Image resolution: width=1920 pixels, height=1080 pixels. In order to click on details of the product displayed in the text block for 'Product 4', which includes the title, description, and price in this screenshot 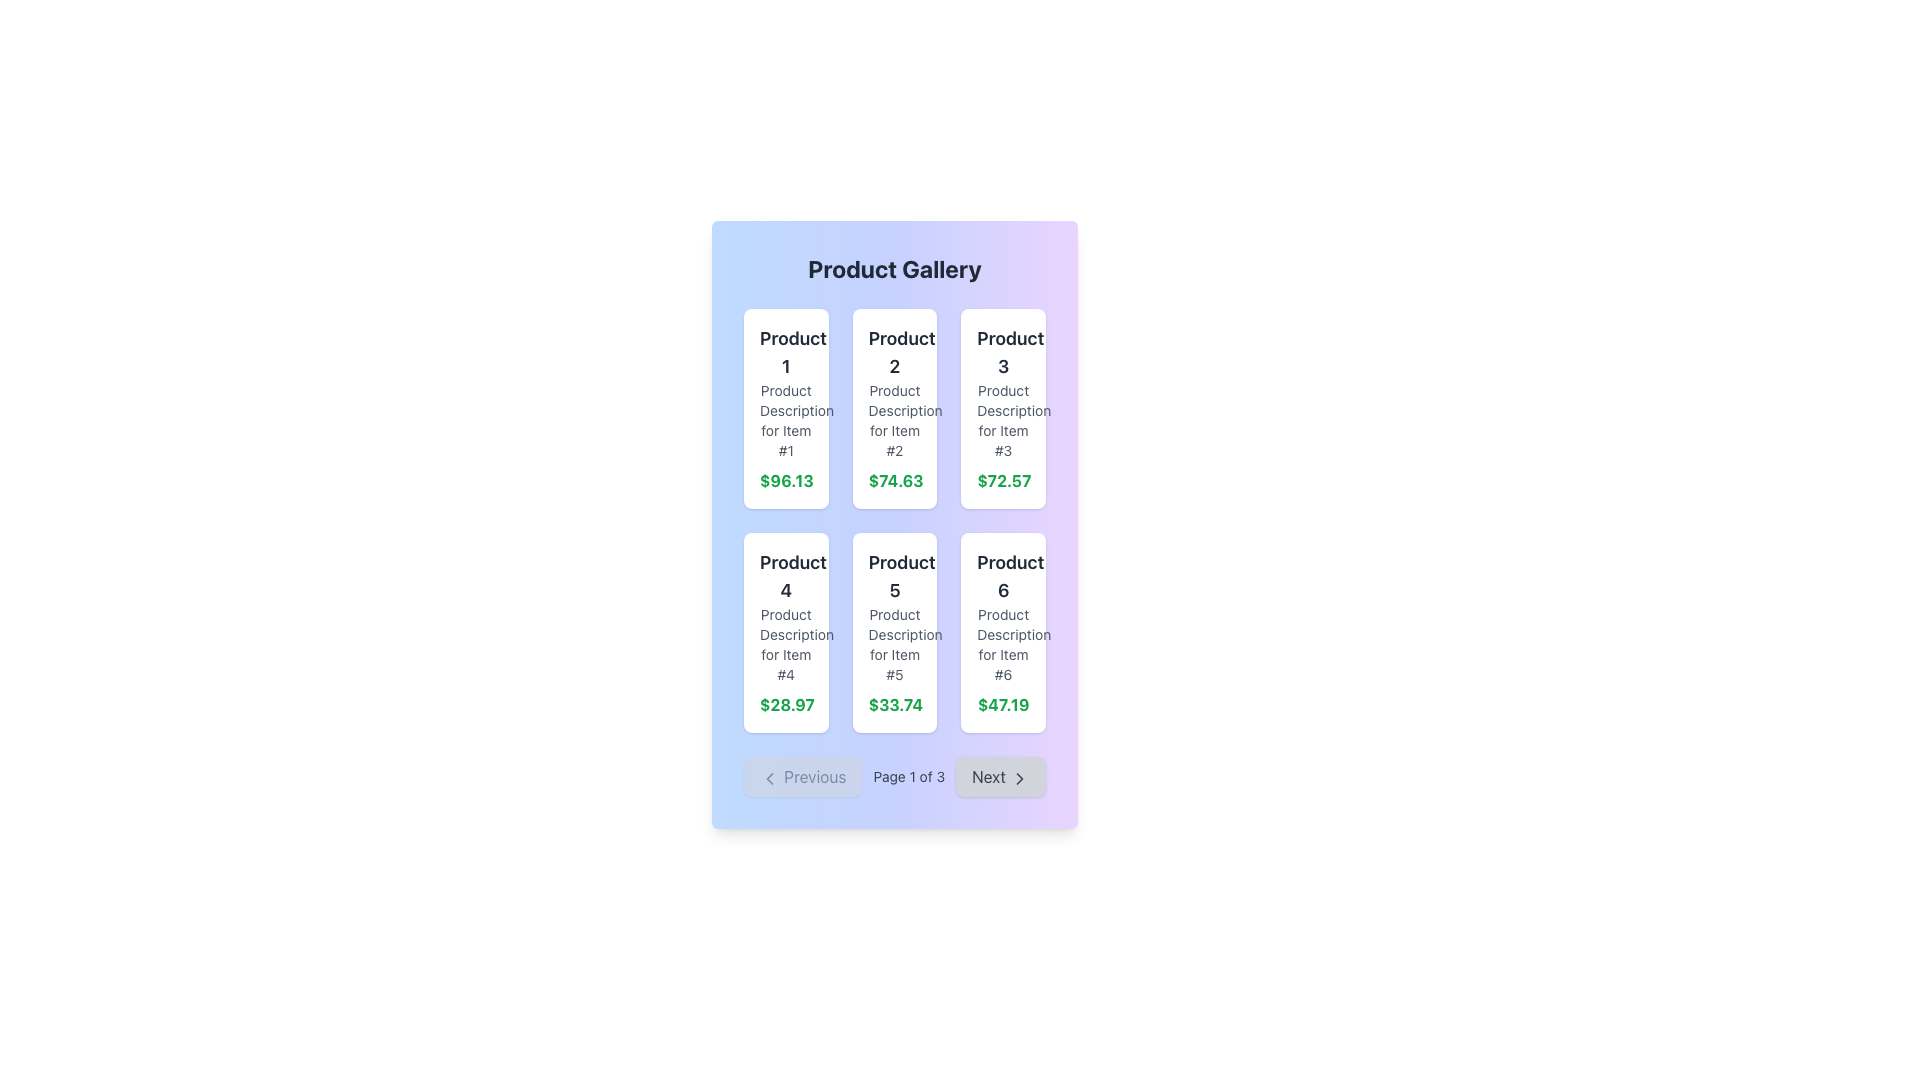, I will do `click(785, 632)`.